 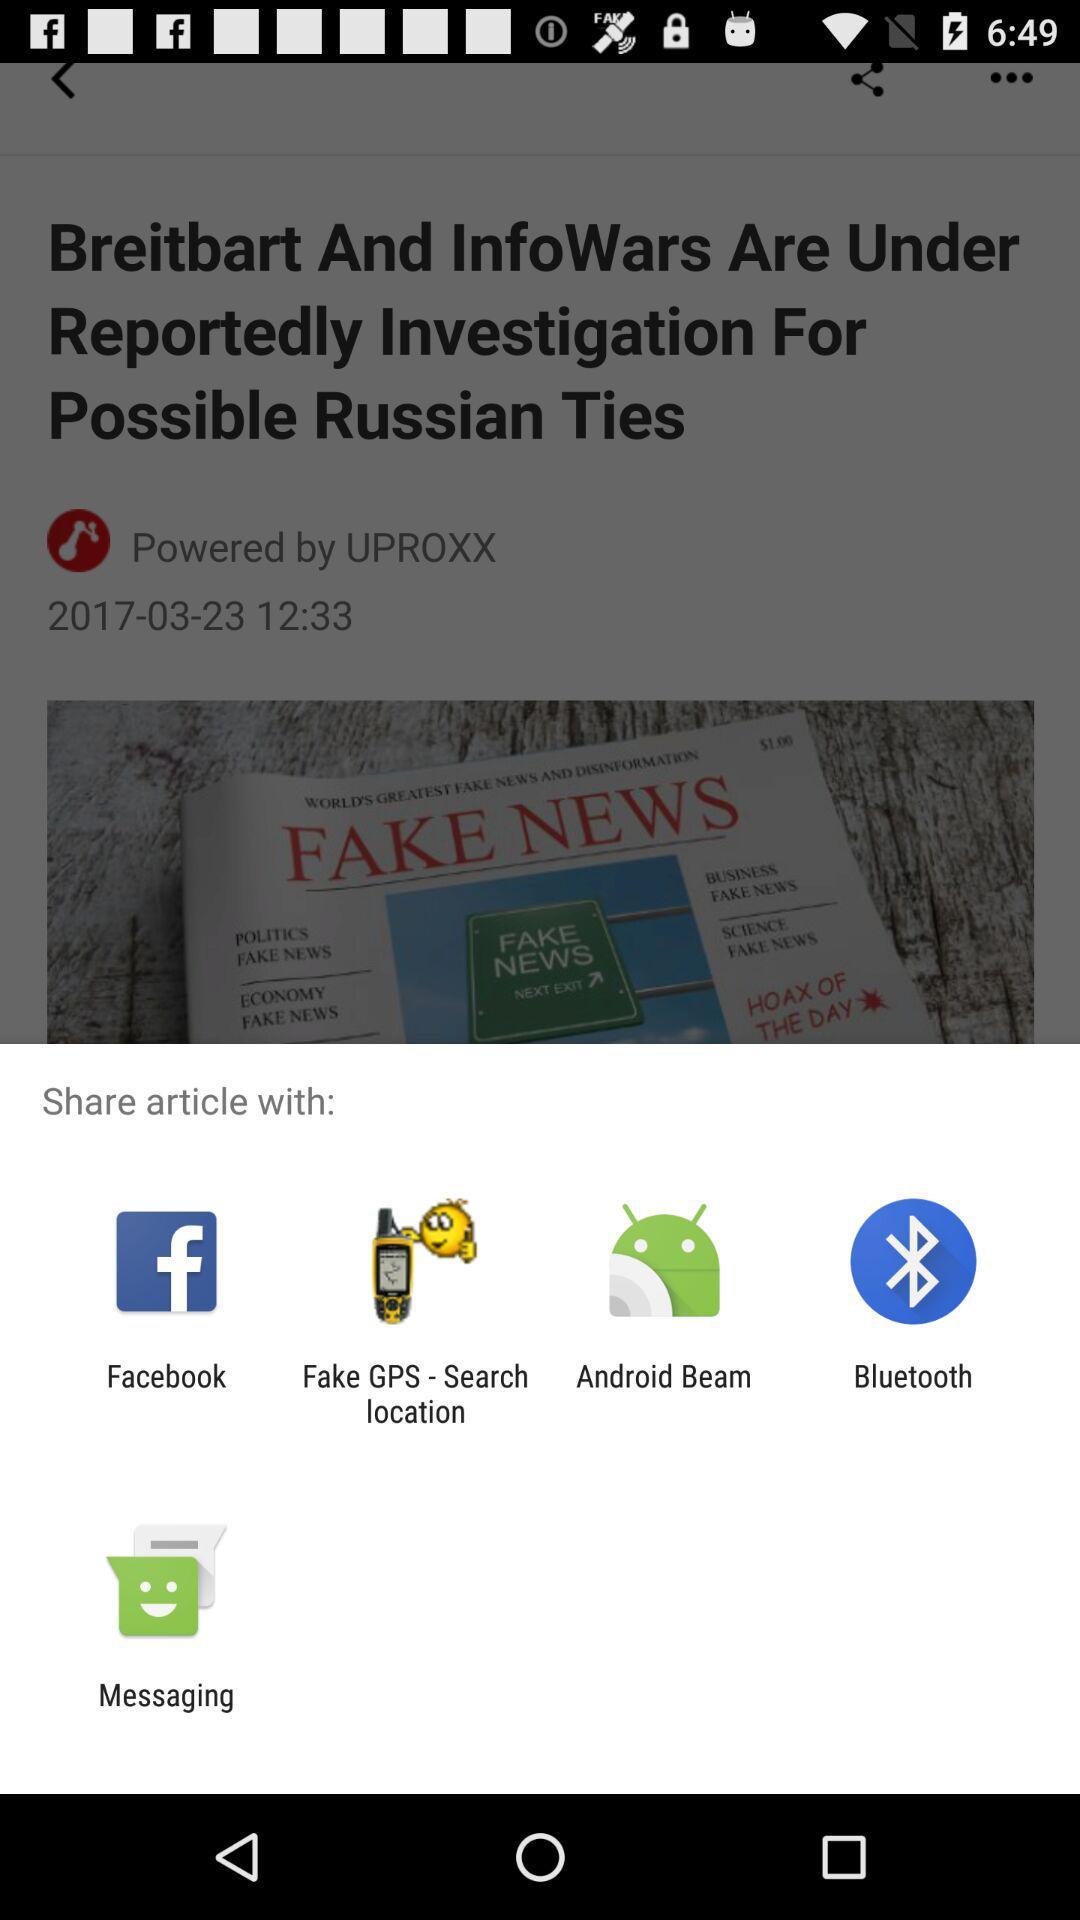 I want to click on the item next to the facebook app, so click(x=414, y=1392).